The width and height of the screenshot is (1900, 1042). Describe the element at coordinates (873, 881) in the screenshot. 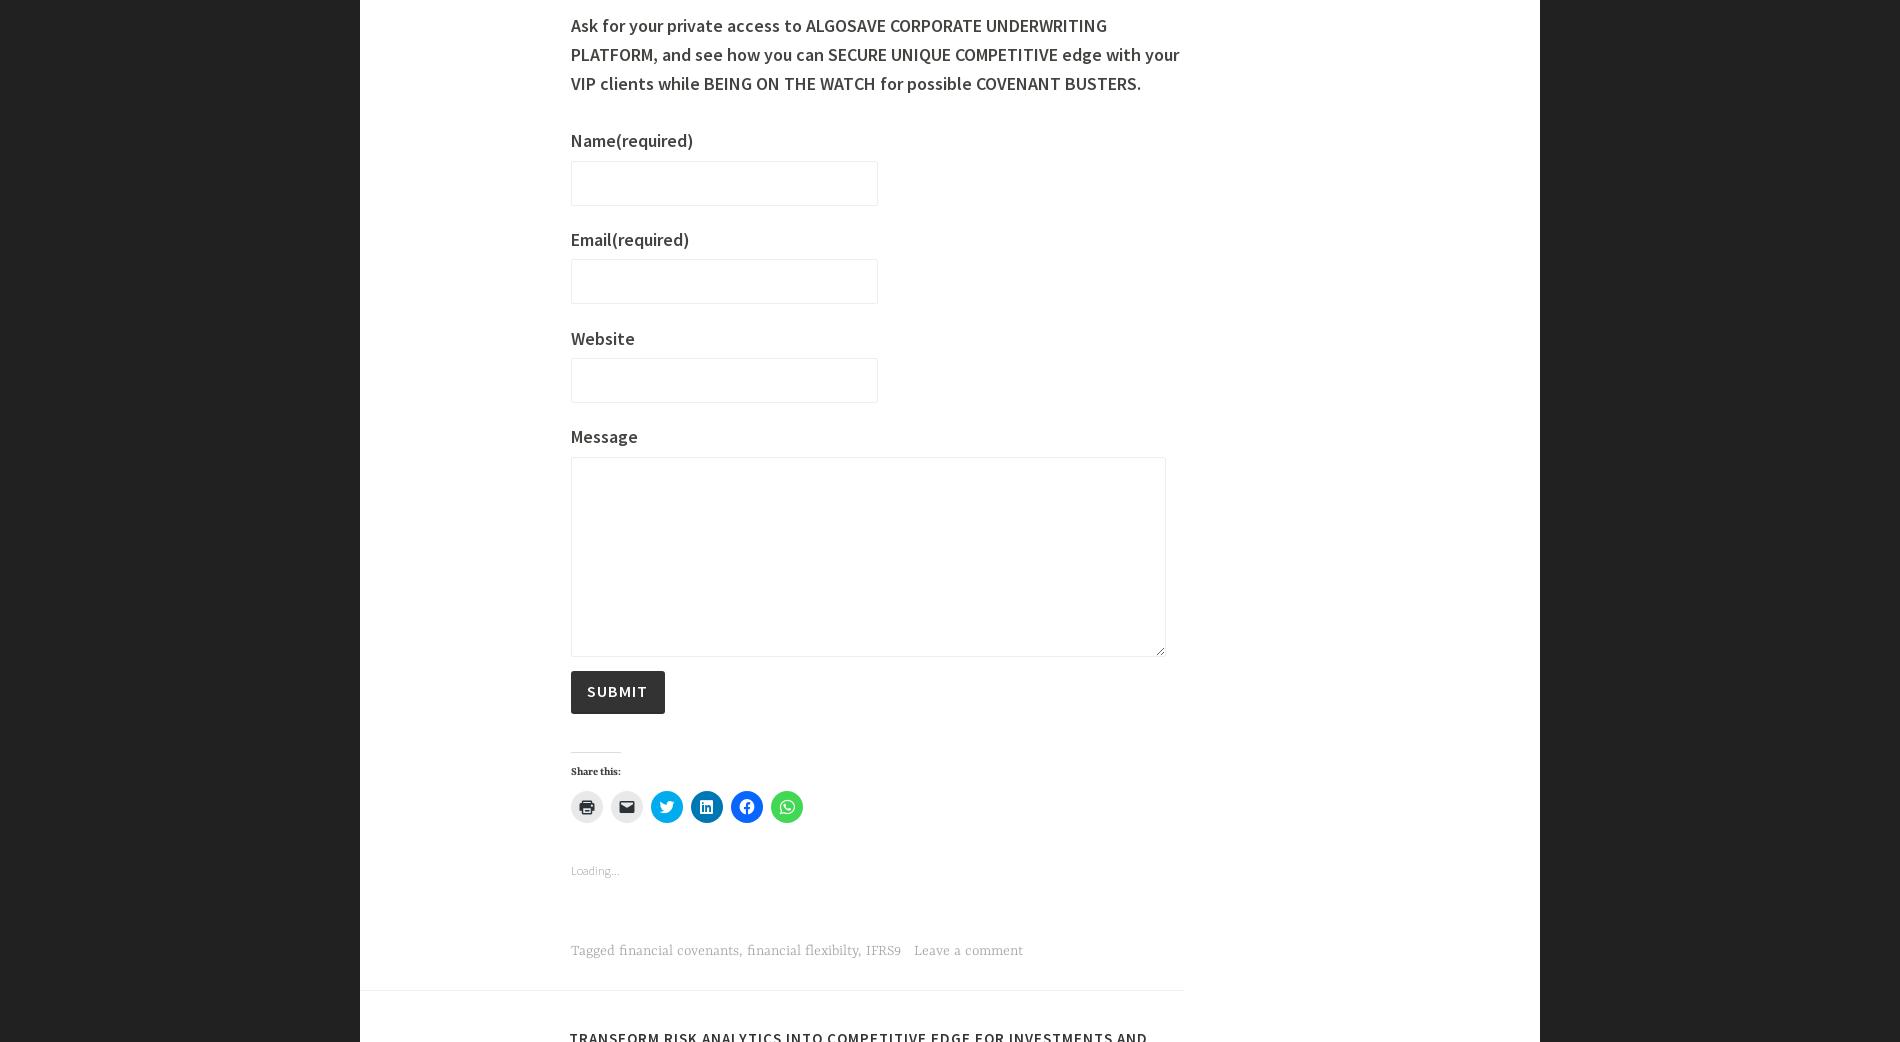

I see `'Ask for your private access to ALGOSAVE CORPORATE UNDERWRITING PLATFORM, and see how you can SECURE UNIQUE COMPETITIVE edge with your VIP clients while BEING ON THE WATCH for possible COVENANT BUSTERS.'` at that location.